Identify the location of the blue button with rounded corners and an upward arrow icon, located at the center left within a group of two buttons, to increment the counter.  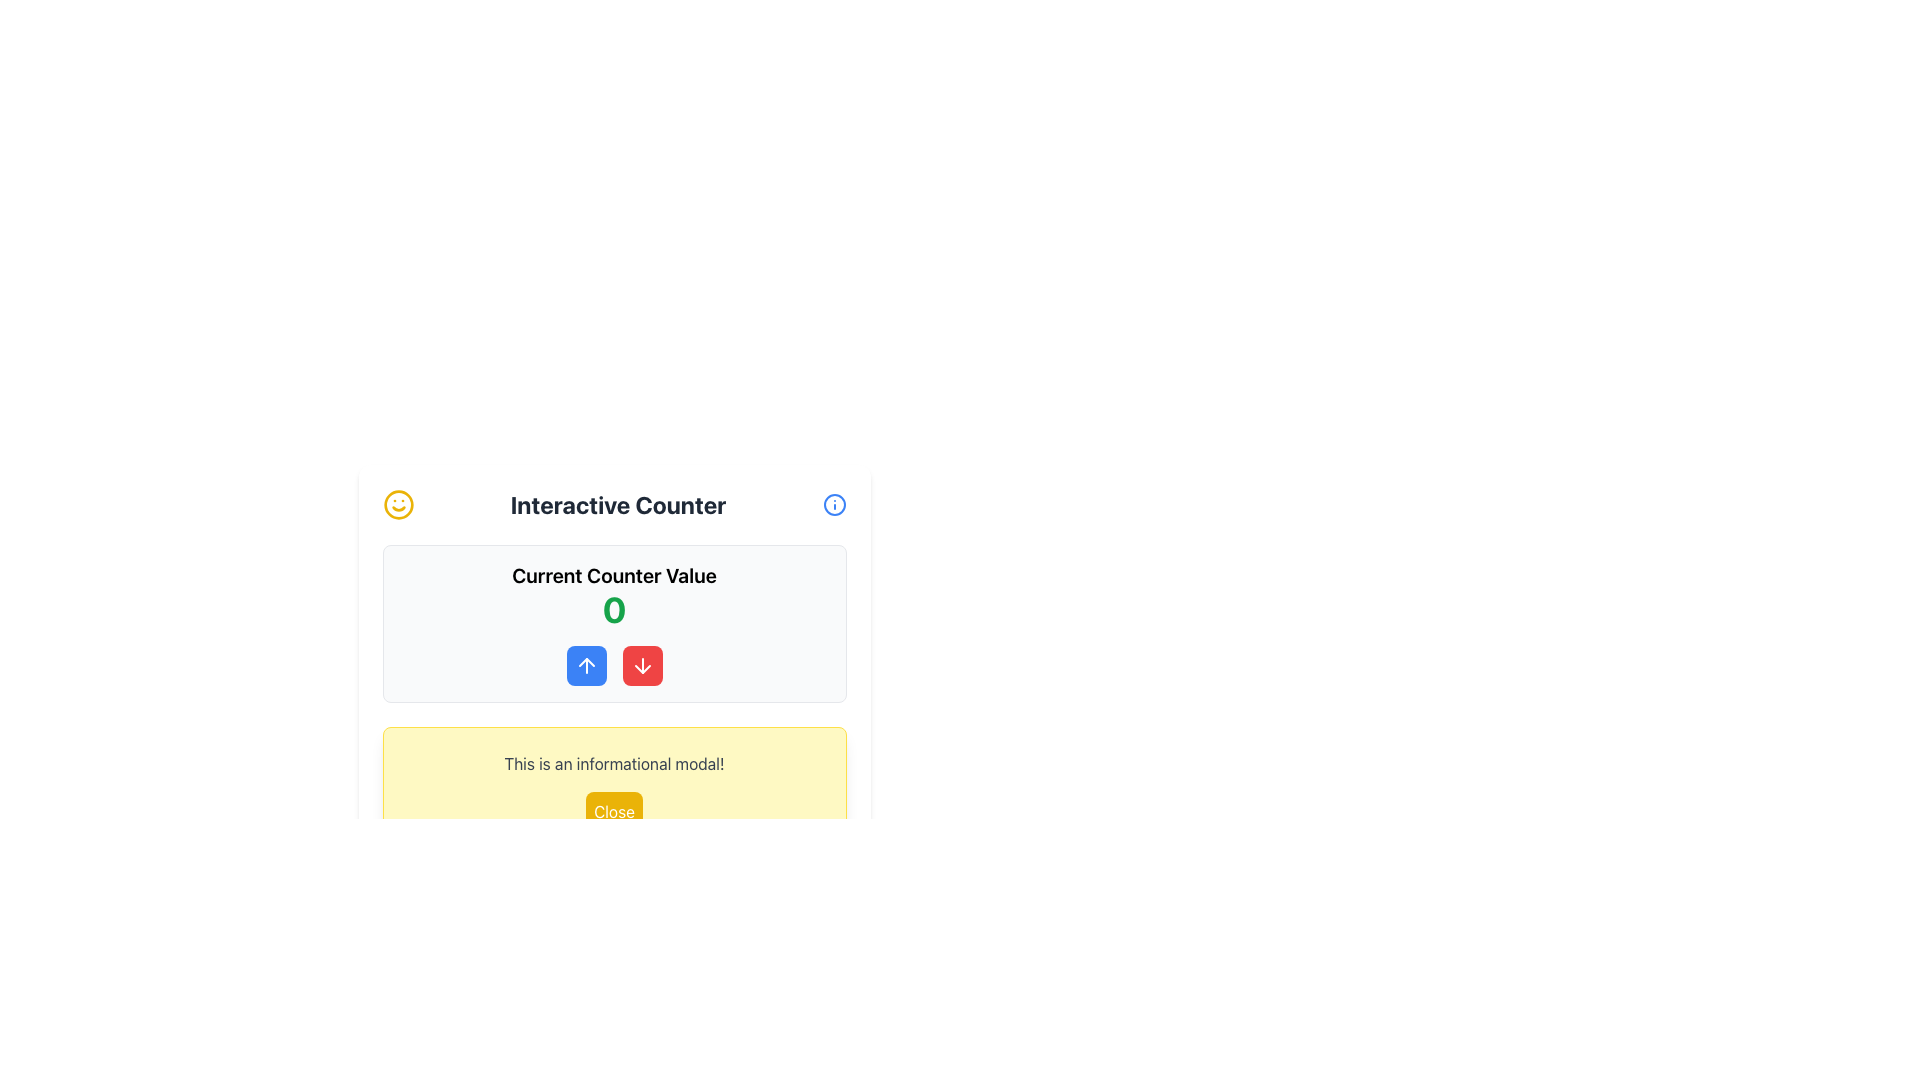
(585, 666).